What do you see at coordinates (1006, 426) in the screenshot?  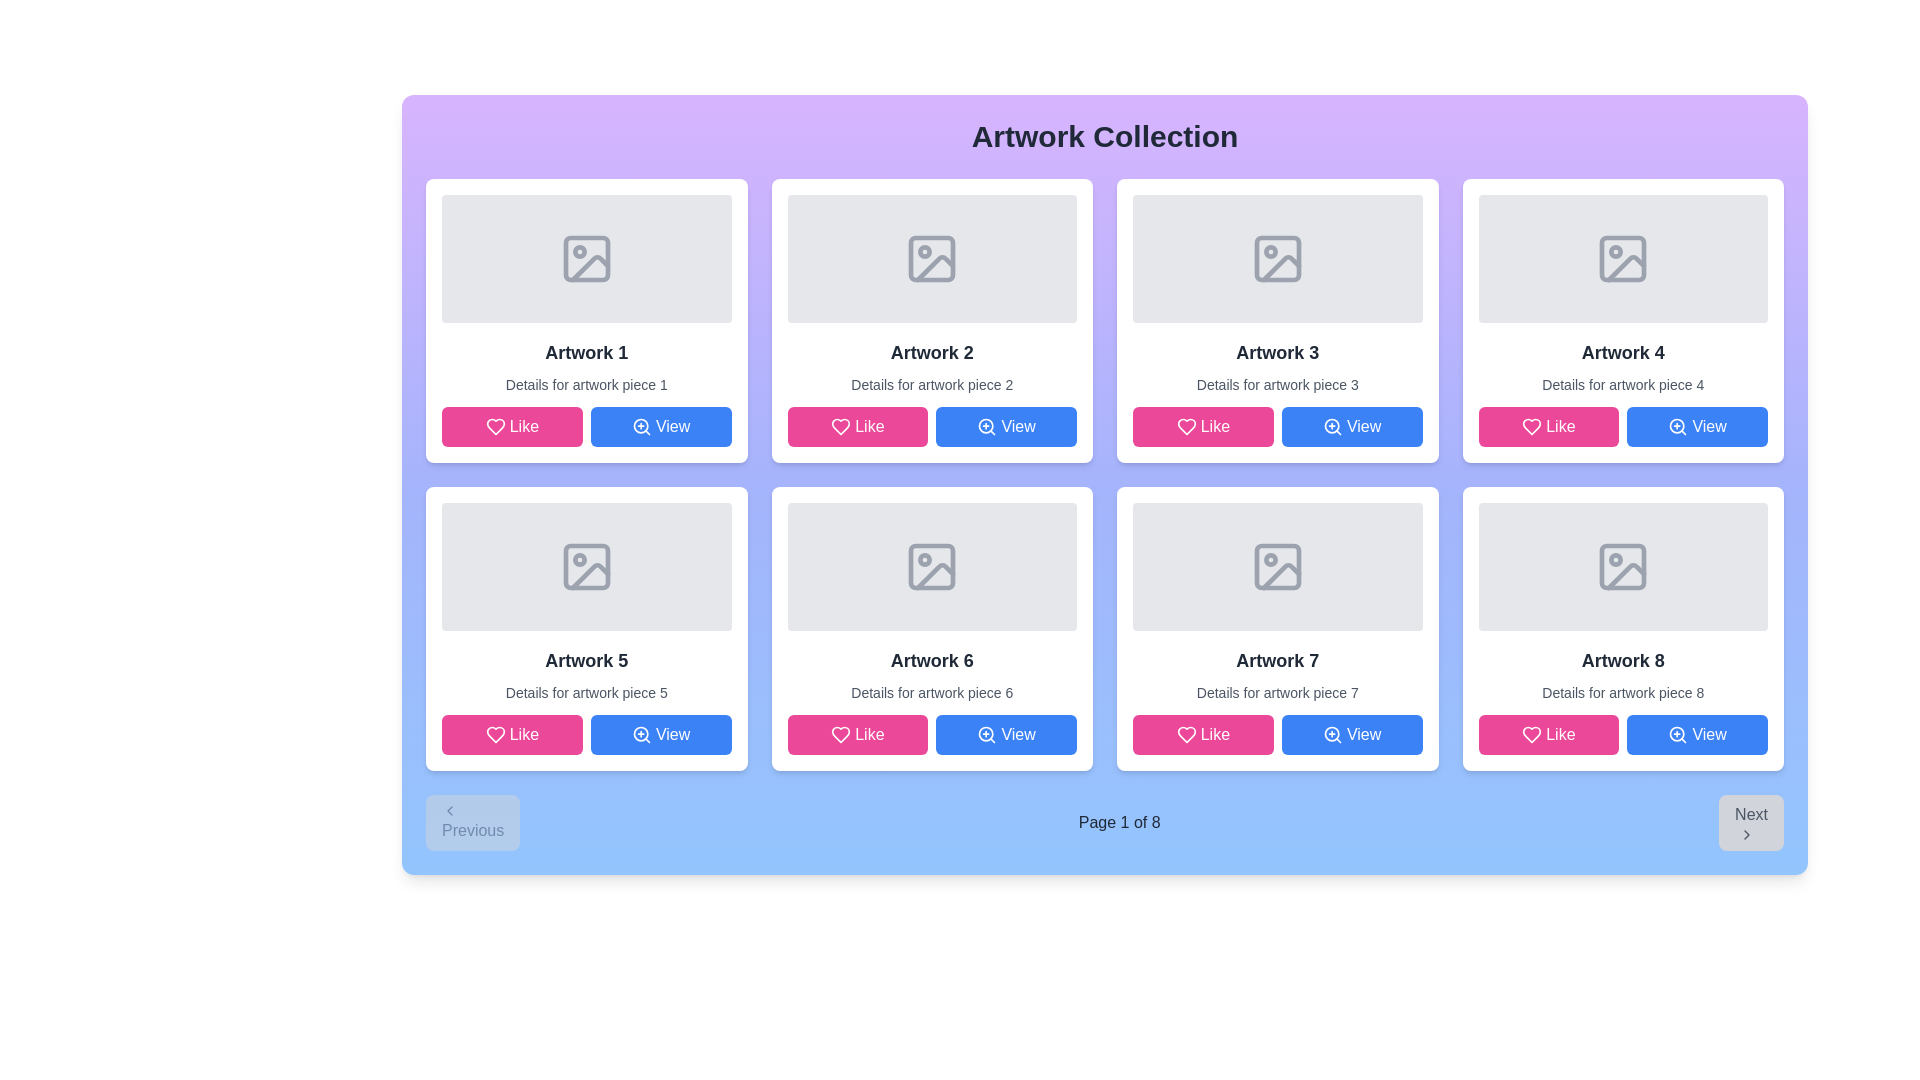 I see `the second button in the bottom section of the second panel from the left in the top row` at bounding box center [1006, 426].